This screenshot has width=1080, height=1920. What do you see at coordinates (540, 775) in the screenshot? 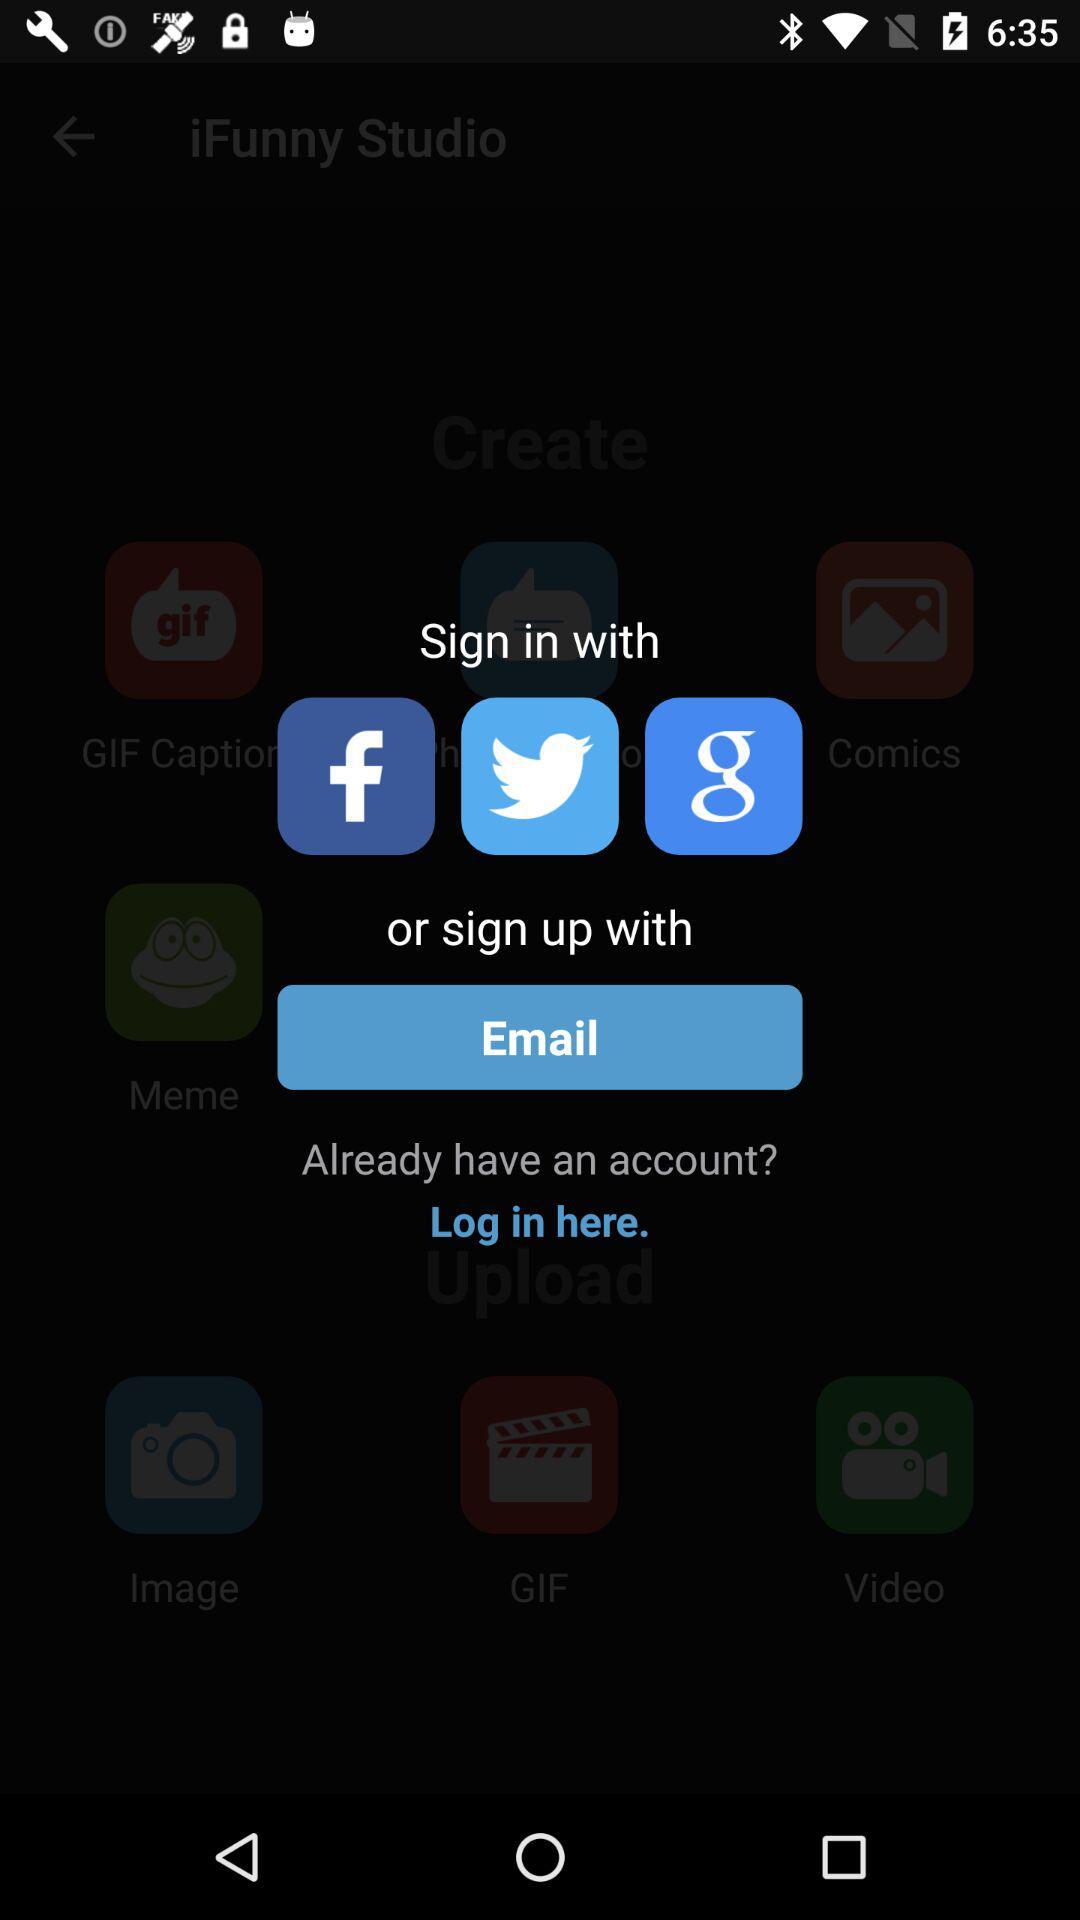
I see `the twitter icon` at bounding box center [540, 775].